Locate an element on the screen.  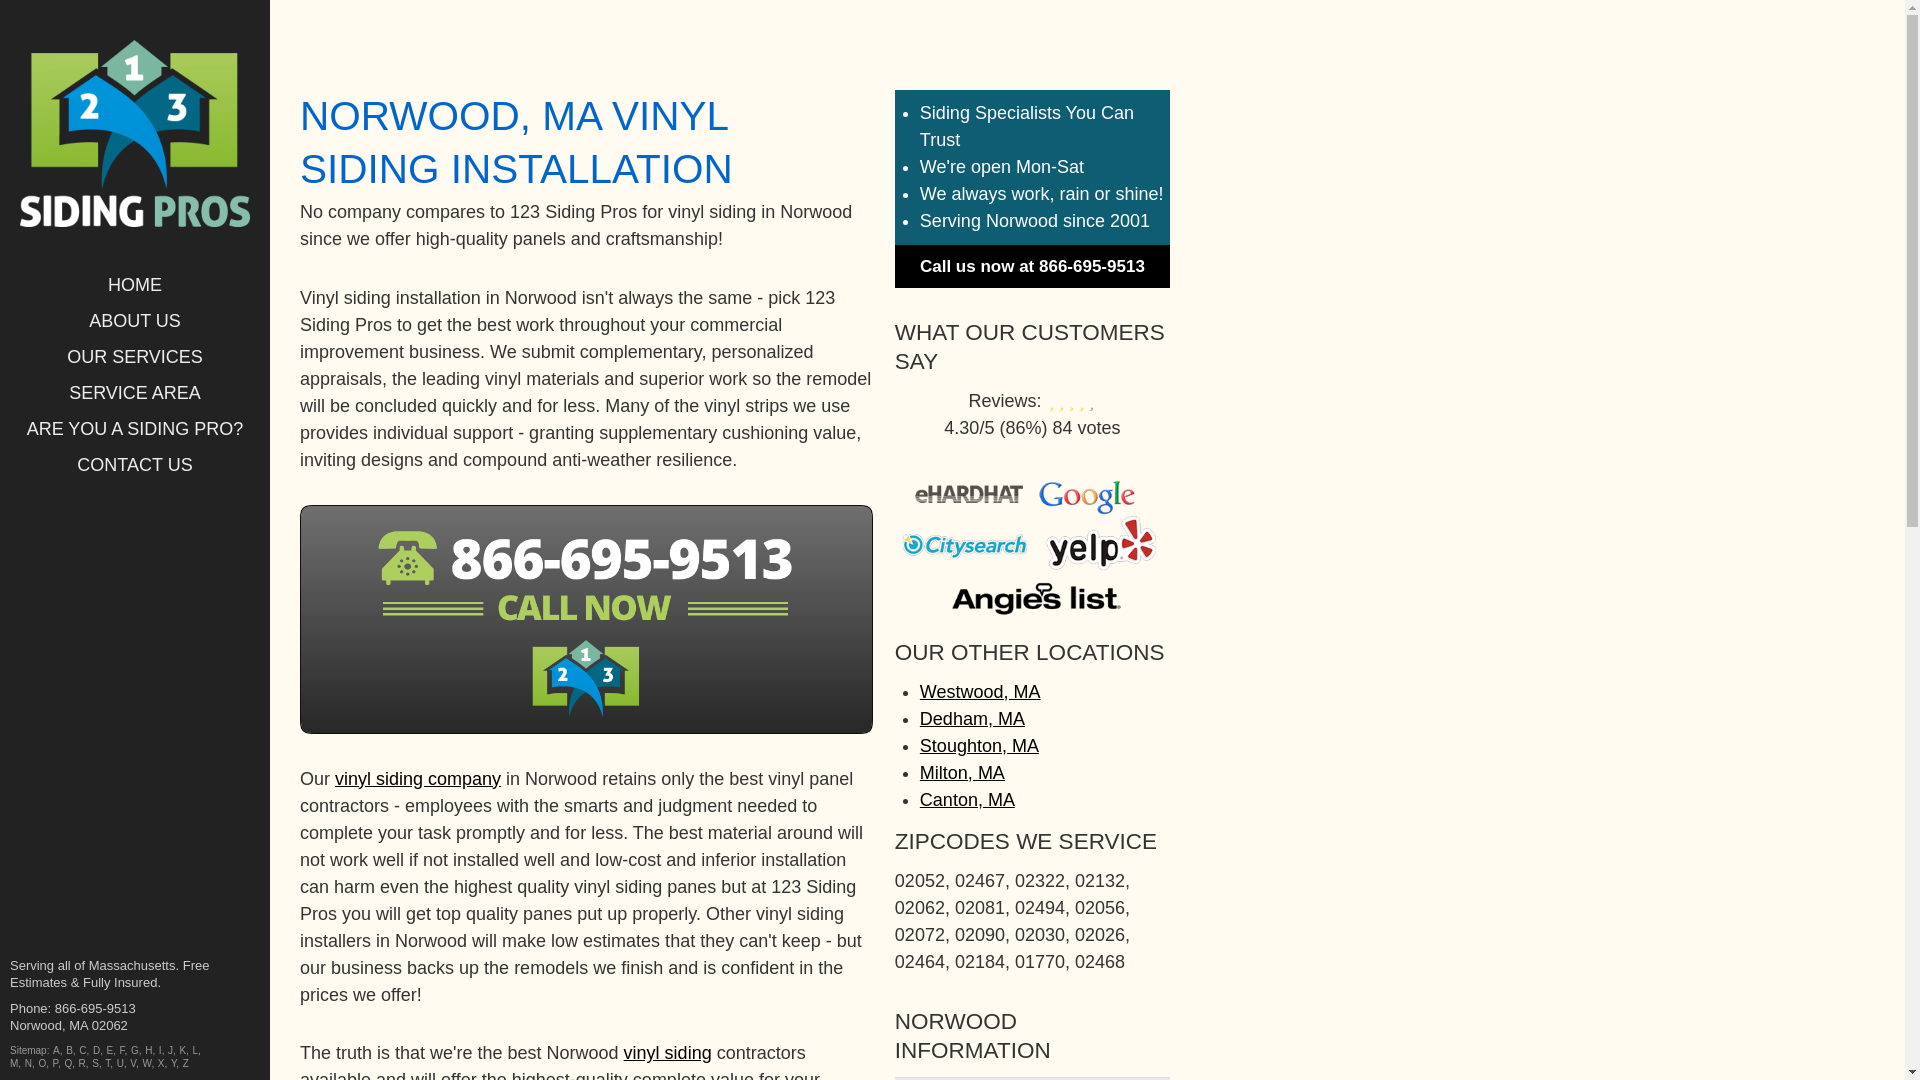
'vinyl siding company' is located at coordinates (335, 778).